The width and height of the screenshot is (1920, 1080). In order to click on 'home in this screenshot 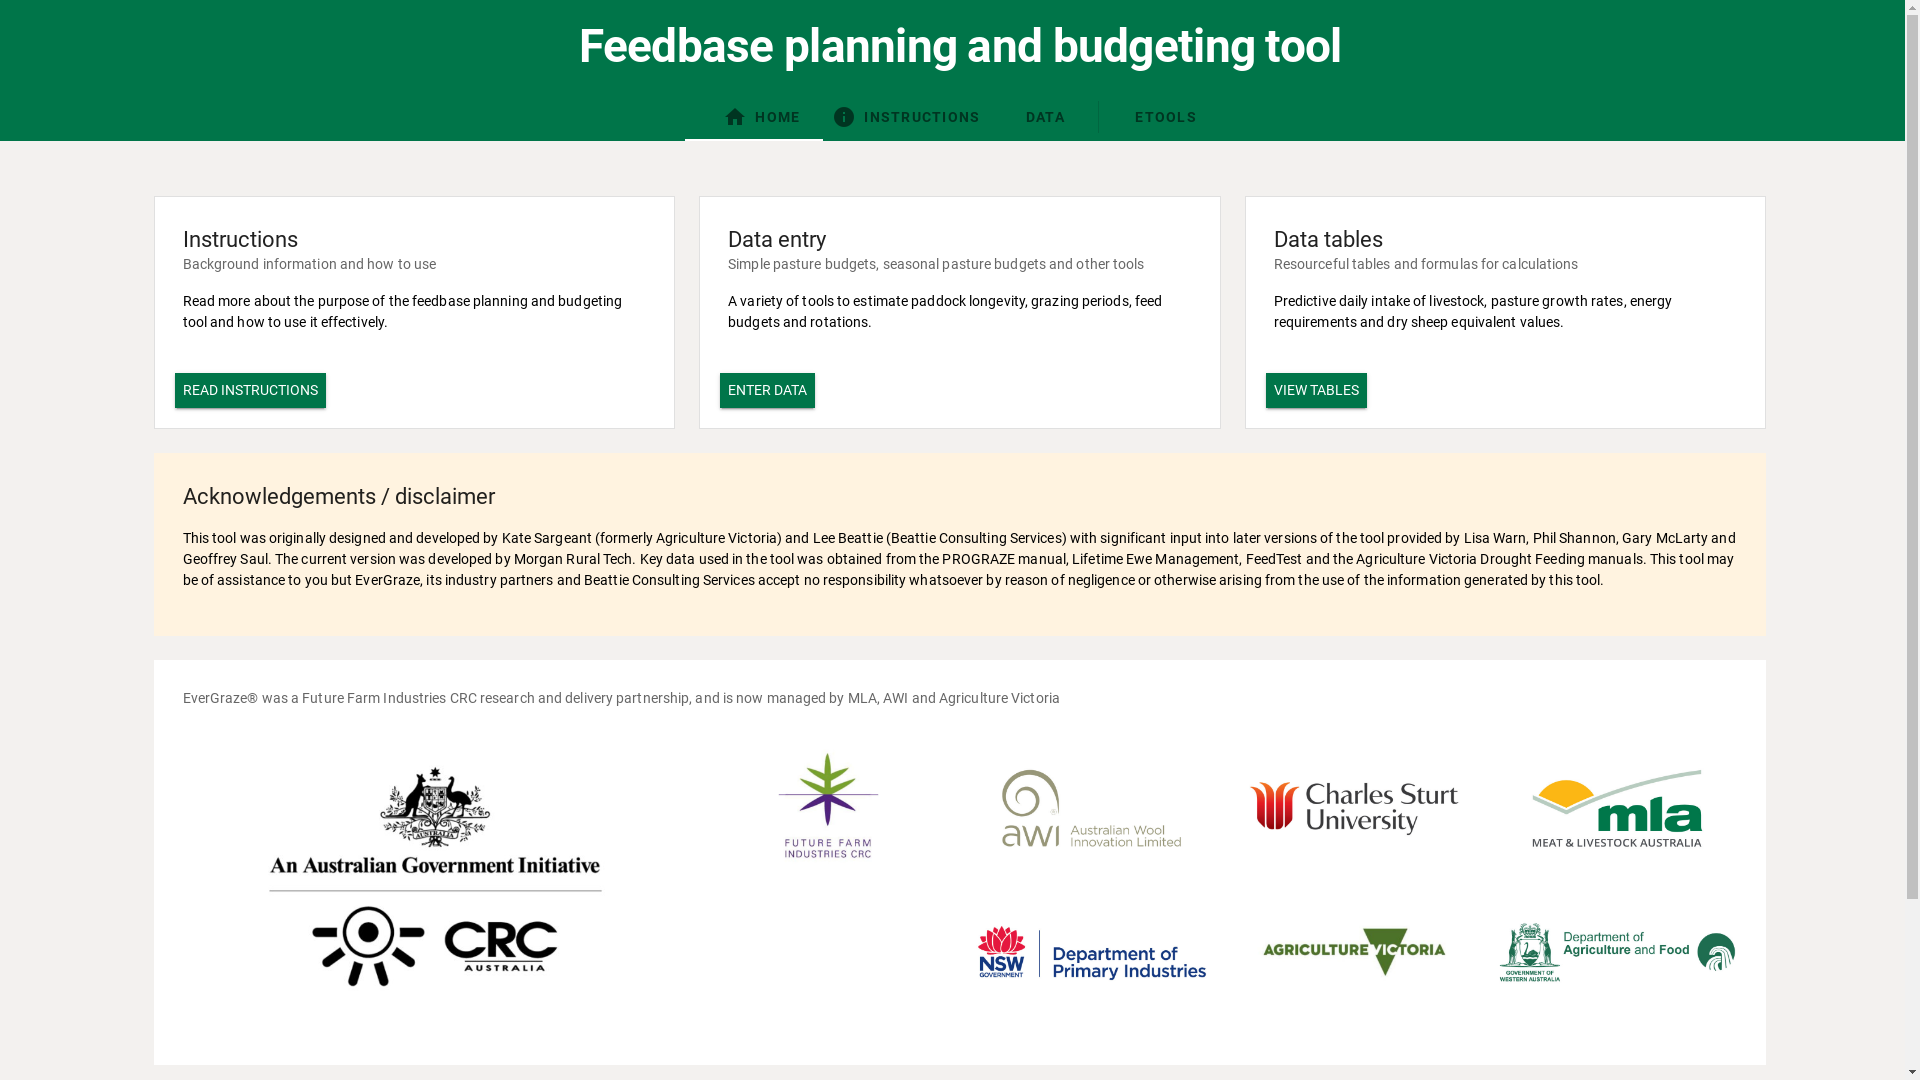, I will do `click(760, 116)`.